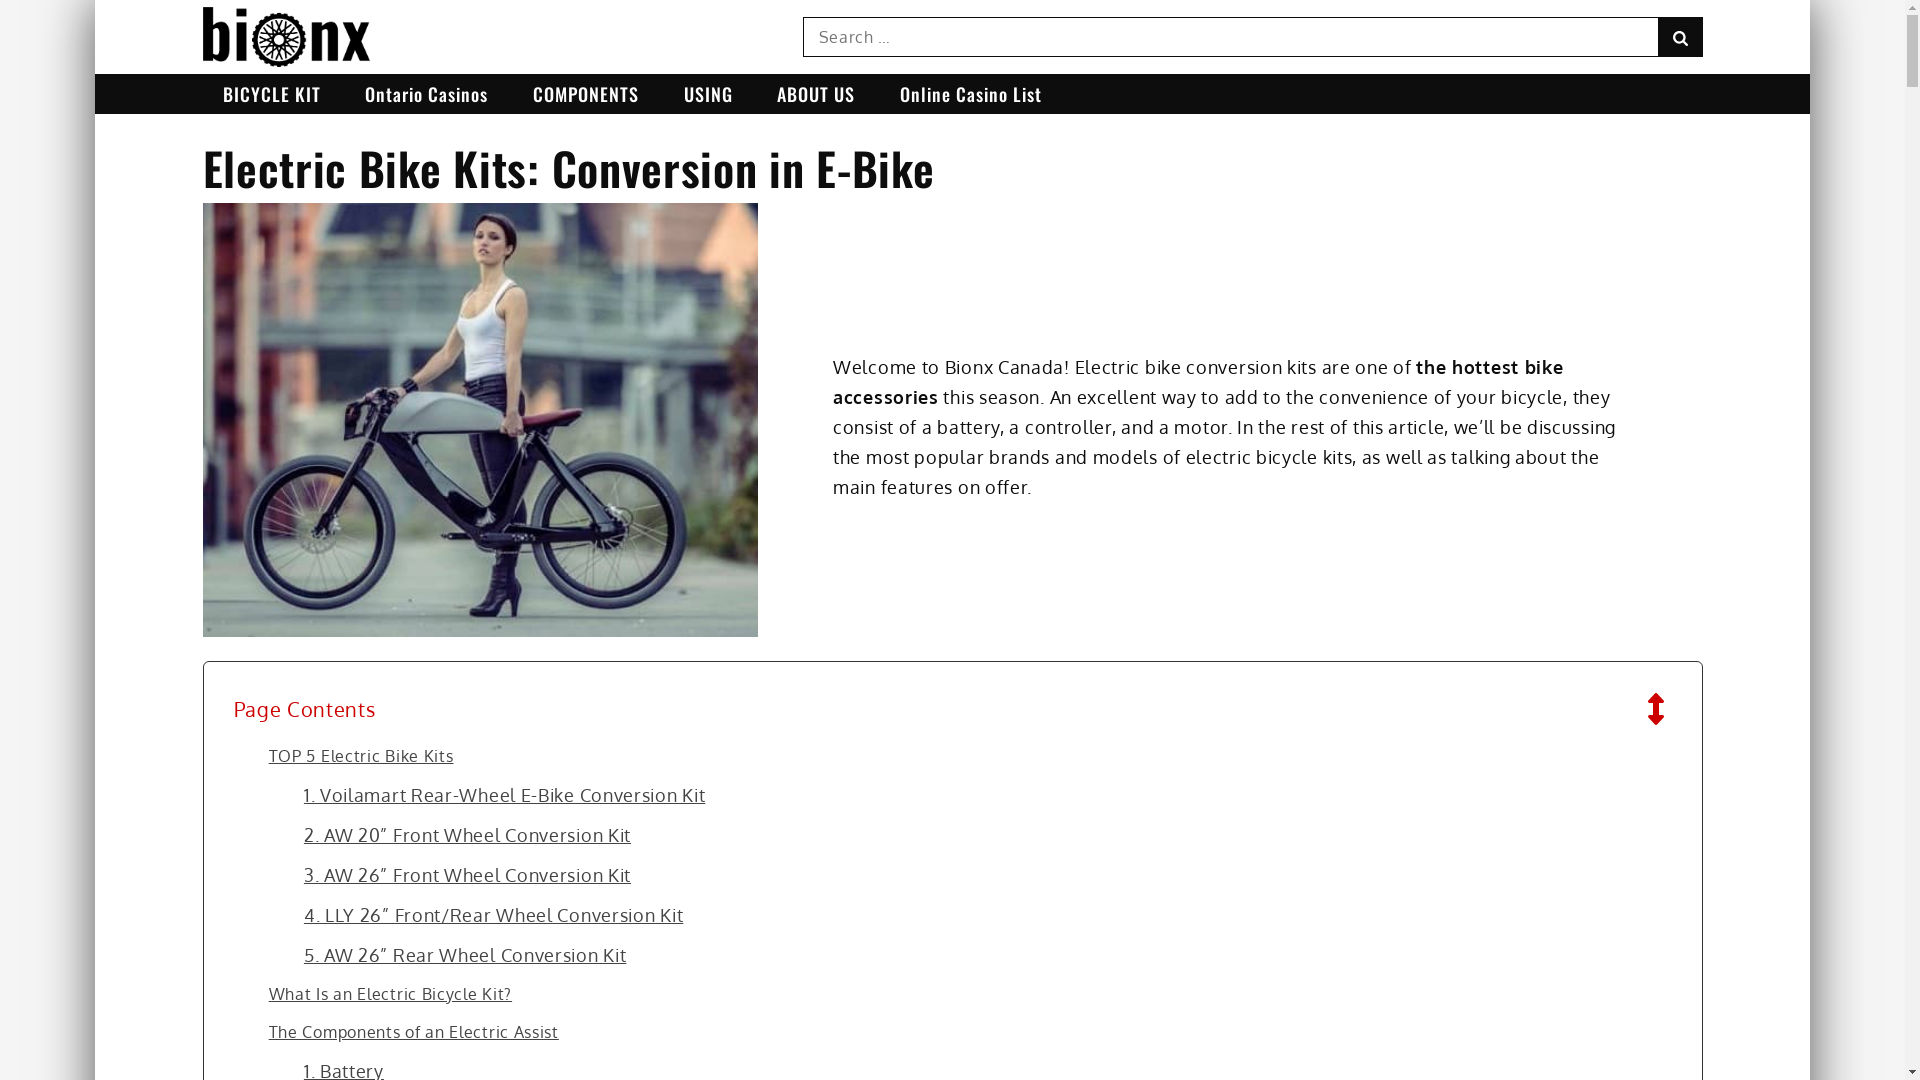 This screenshot has height=1080, width=1920. I want to click on 'The Components of an Electric Assist', so click(412, 1032).